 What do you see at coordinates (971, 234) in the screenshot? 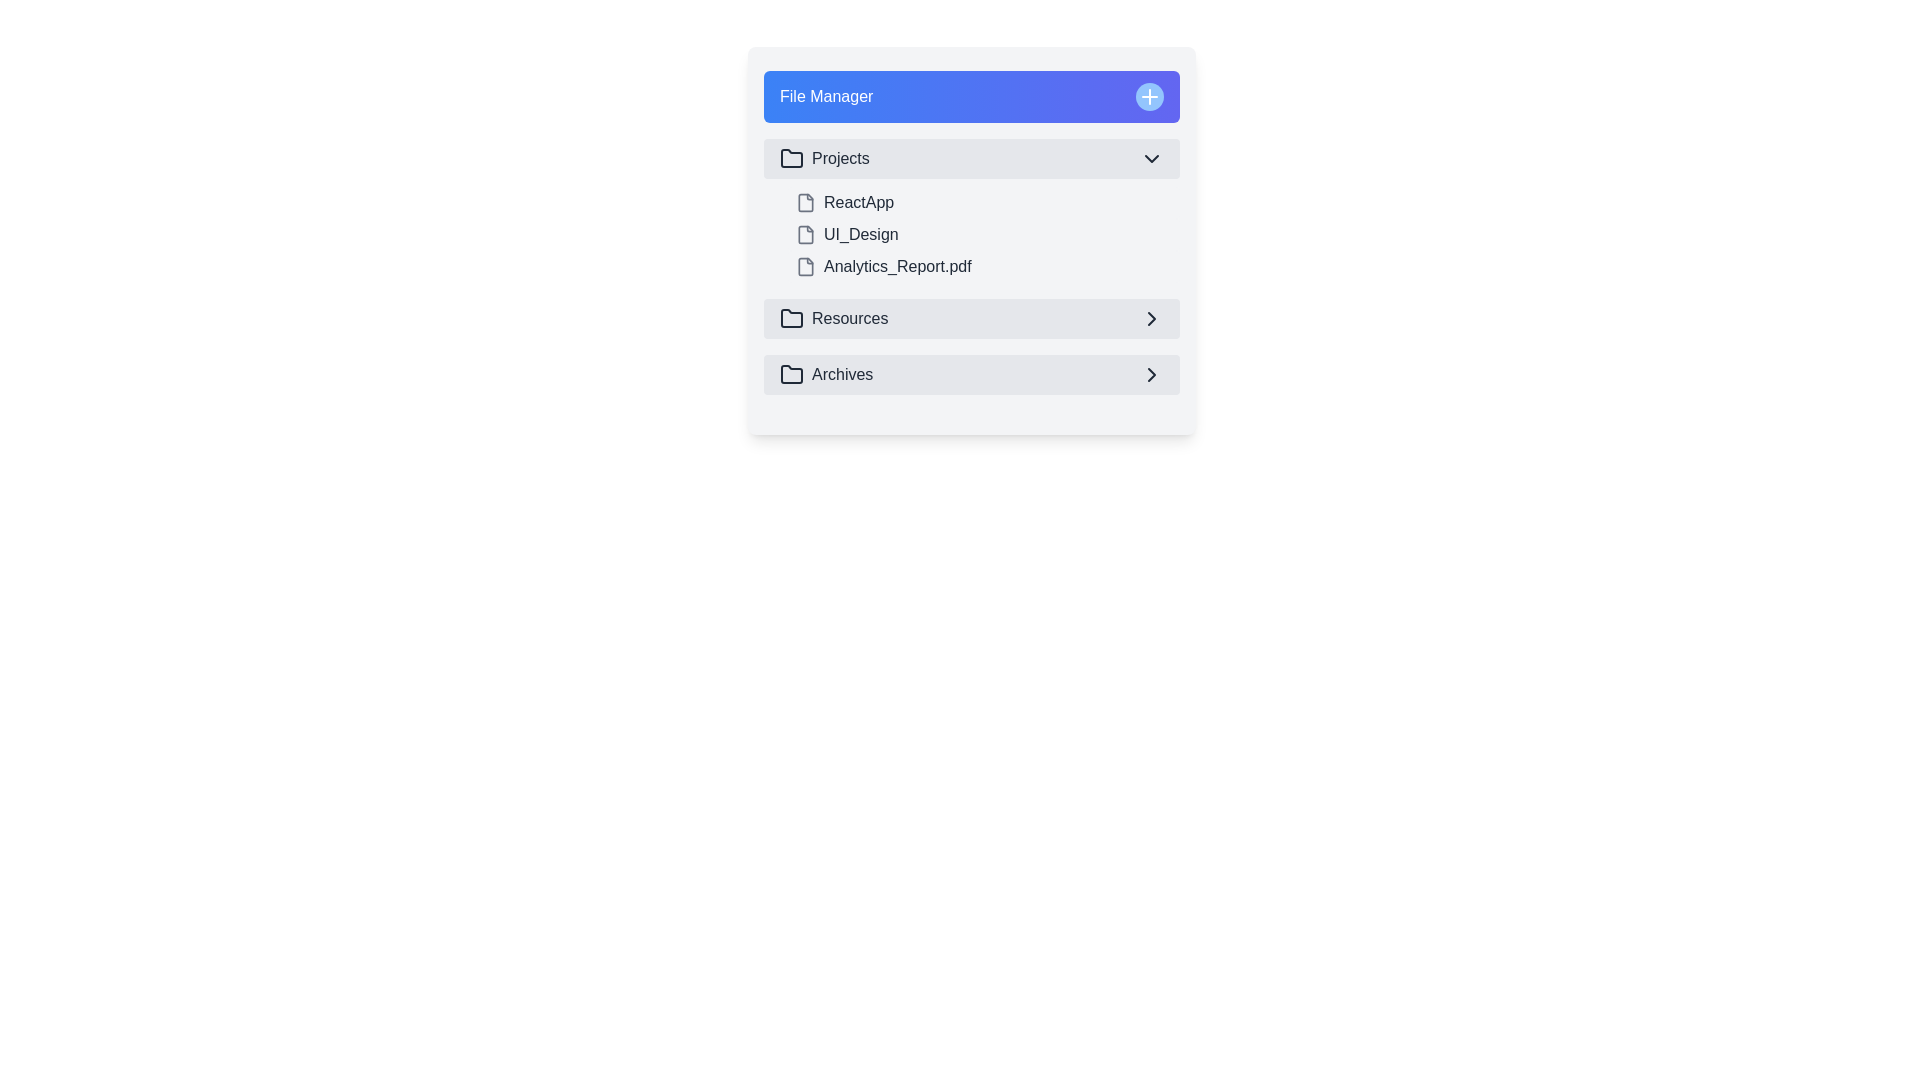
I see `on the second file or folder name in the 'Projects' folder of the 'File Manager', which is located below 'ReactApp' and above 'Analytics_Report.pdf'` at bounding box center [971, 234].